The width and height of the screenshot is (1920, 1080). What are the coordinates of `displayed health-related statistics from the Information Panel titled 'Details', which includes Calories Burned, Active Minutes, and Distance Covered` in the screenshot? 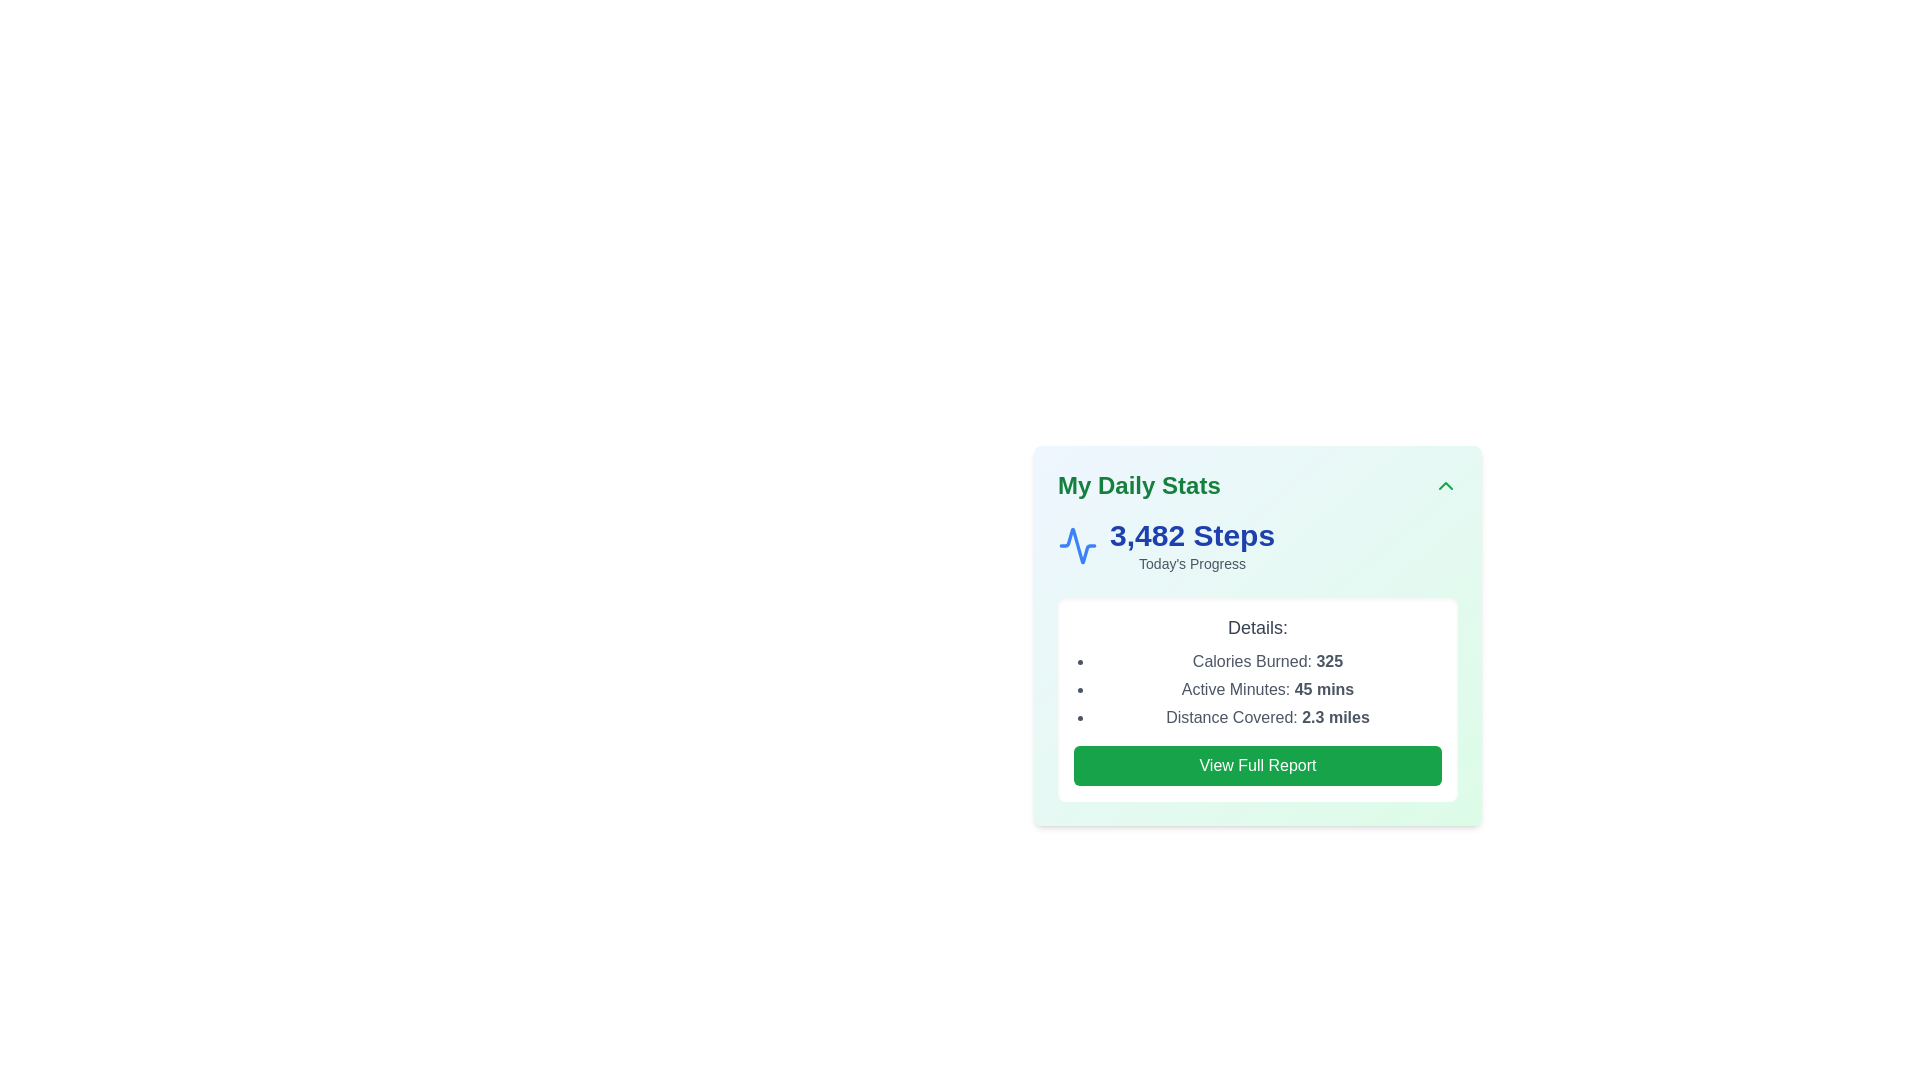 It's located at (1256, 698).